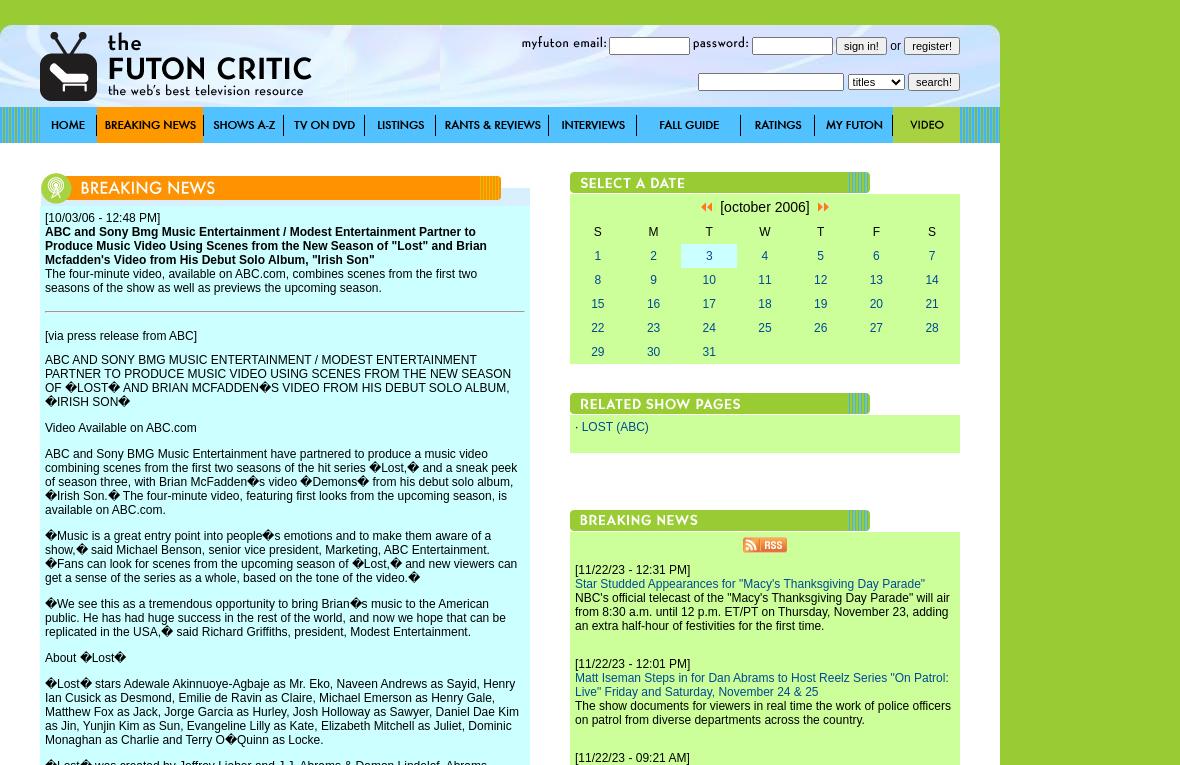 The height and width of the screenshot is (765, 1180). I want to click on '24', so click(707, 328).